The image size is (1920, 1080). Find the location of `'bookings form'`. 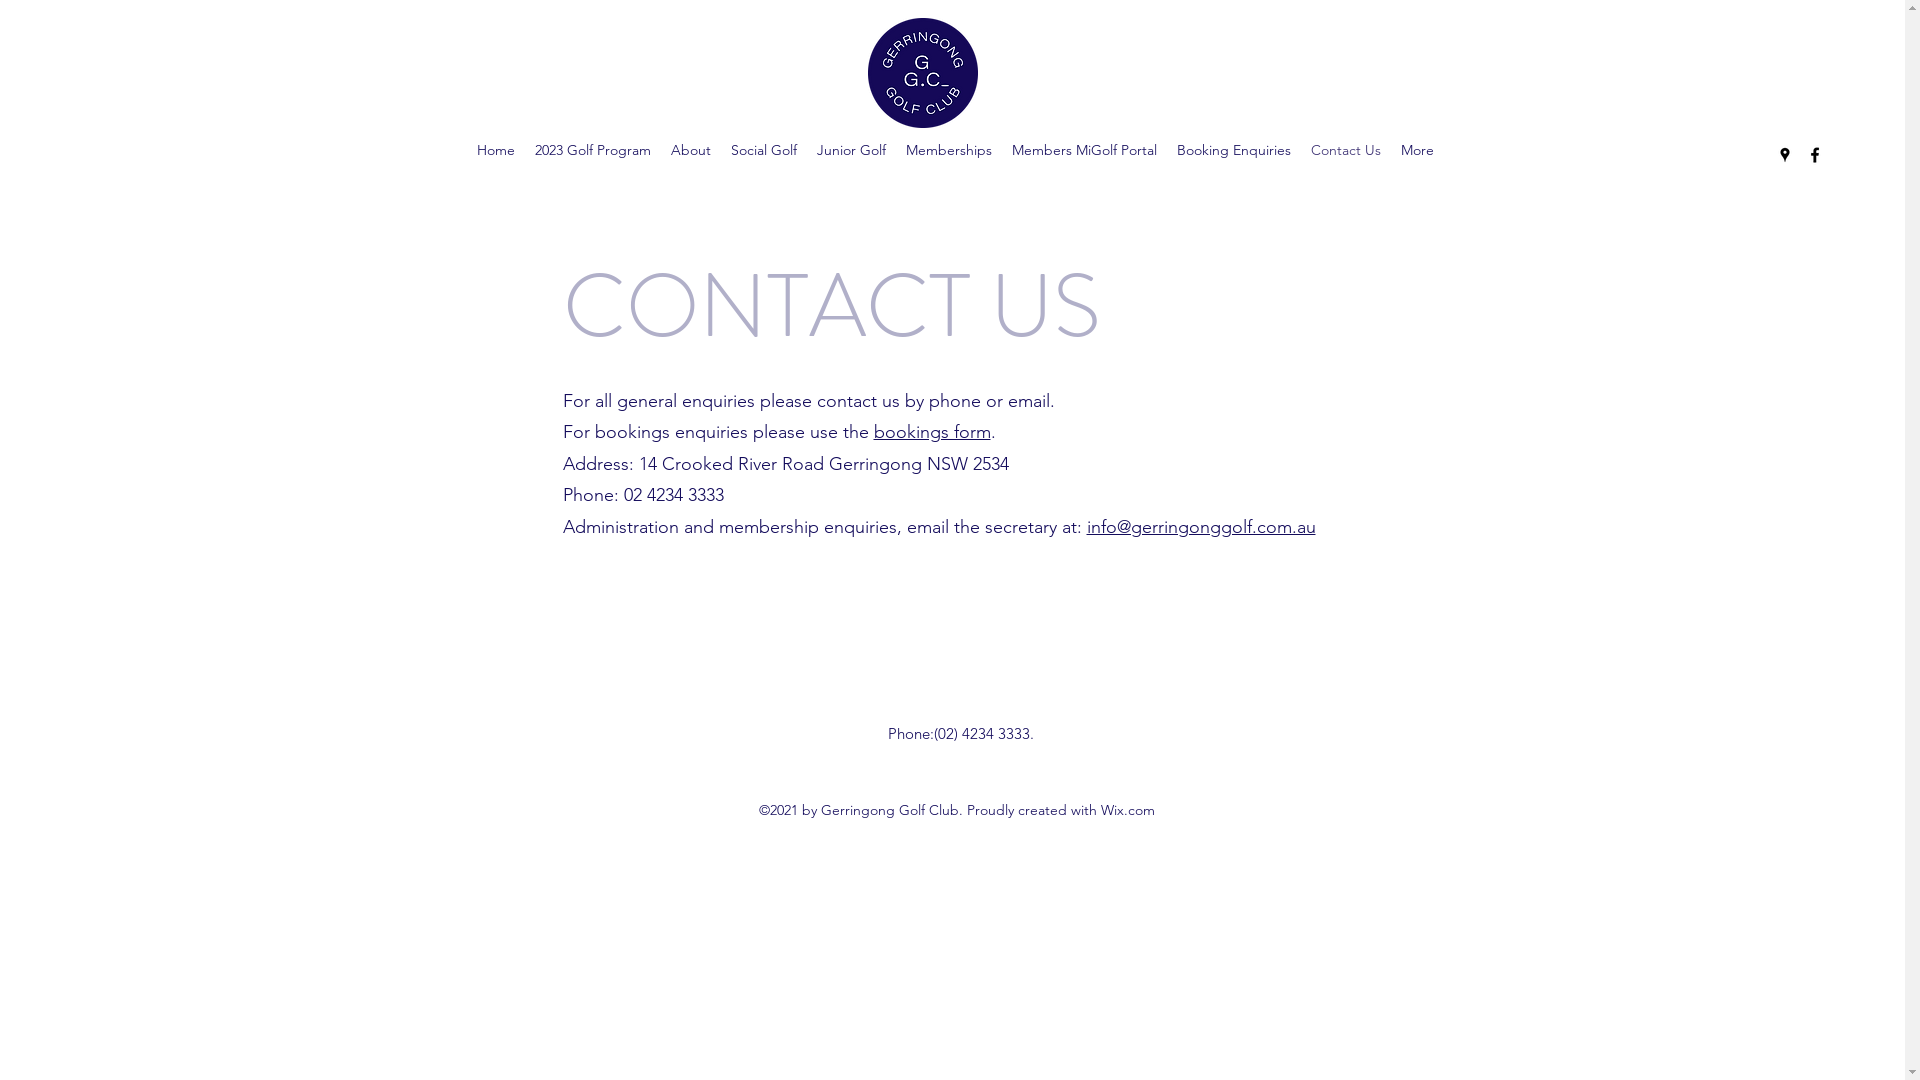

'bookings form' is located at coordinates (873, 431).